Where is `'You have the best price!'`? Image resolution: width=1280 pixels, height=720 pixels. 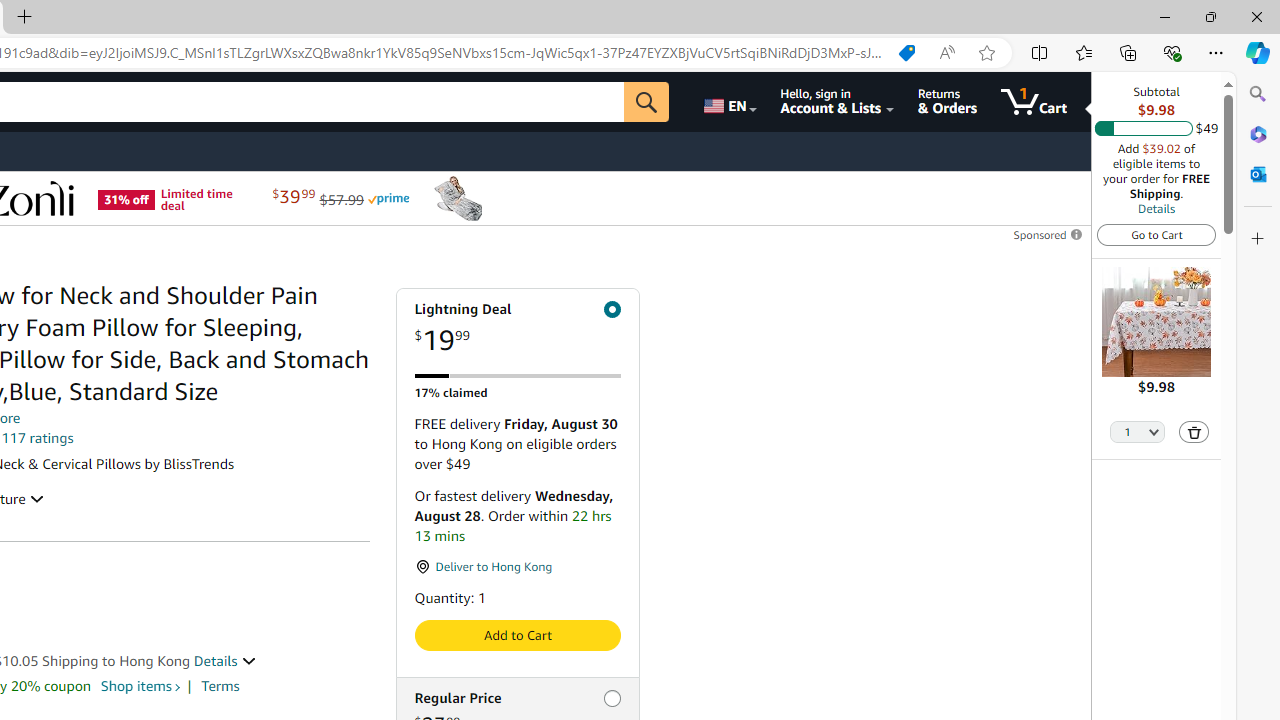
'You have the best price!' is located at coordinates (905, 52).